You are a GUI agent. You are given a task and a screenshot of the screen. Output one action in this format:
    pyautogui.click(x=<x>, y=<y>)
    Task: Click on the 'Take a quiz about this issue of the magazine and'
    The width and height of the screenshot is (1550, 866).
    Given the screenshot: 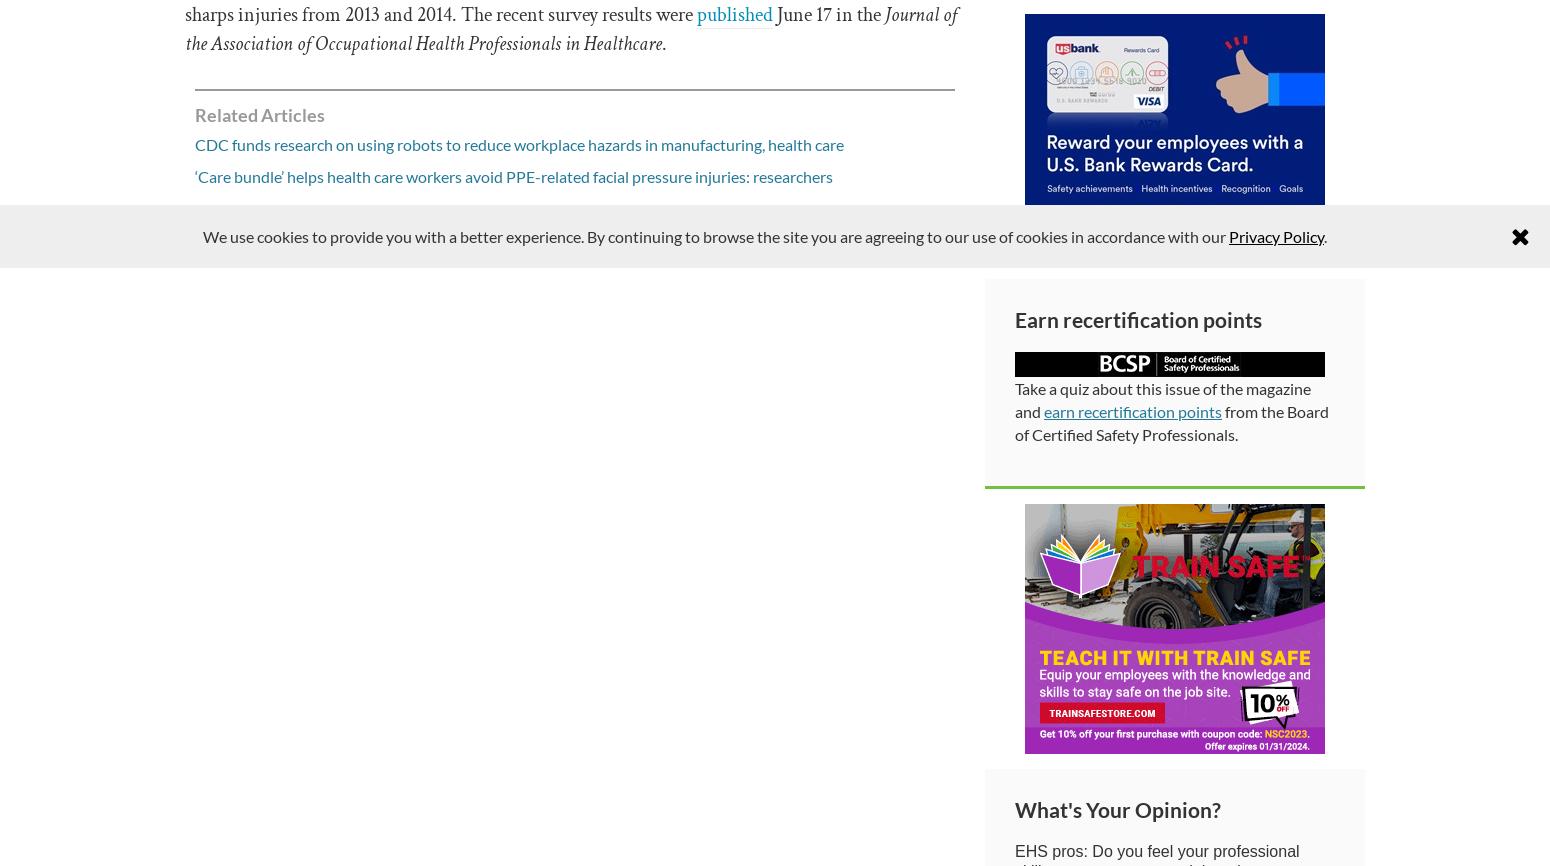 What is the action you would take?
    pyautogui.click(x=1161, y=398)
    